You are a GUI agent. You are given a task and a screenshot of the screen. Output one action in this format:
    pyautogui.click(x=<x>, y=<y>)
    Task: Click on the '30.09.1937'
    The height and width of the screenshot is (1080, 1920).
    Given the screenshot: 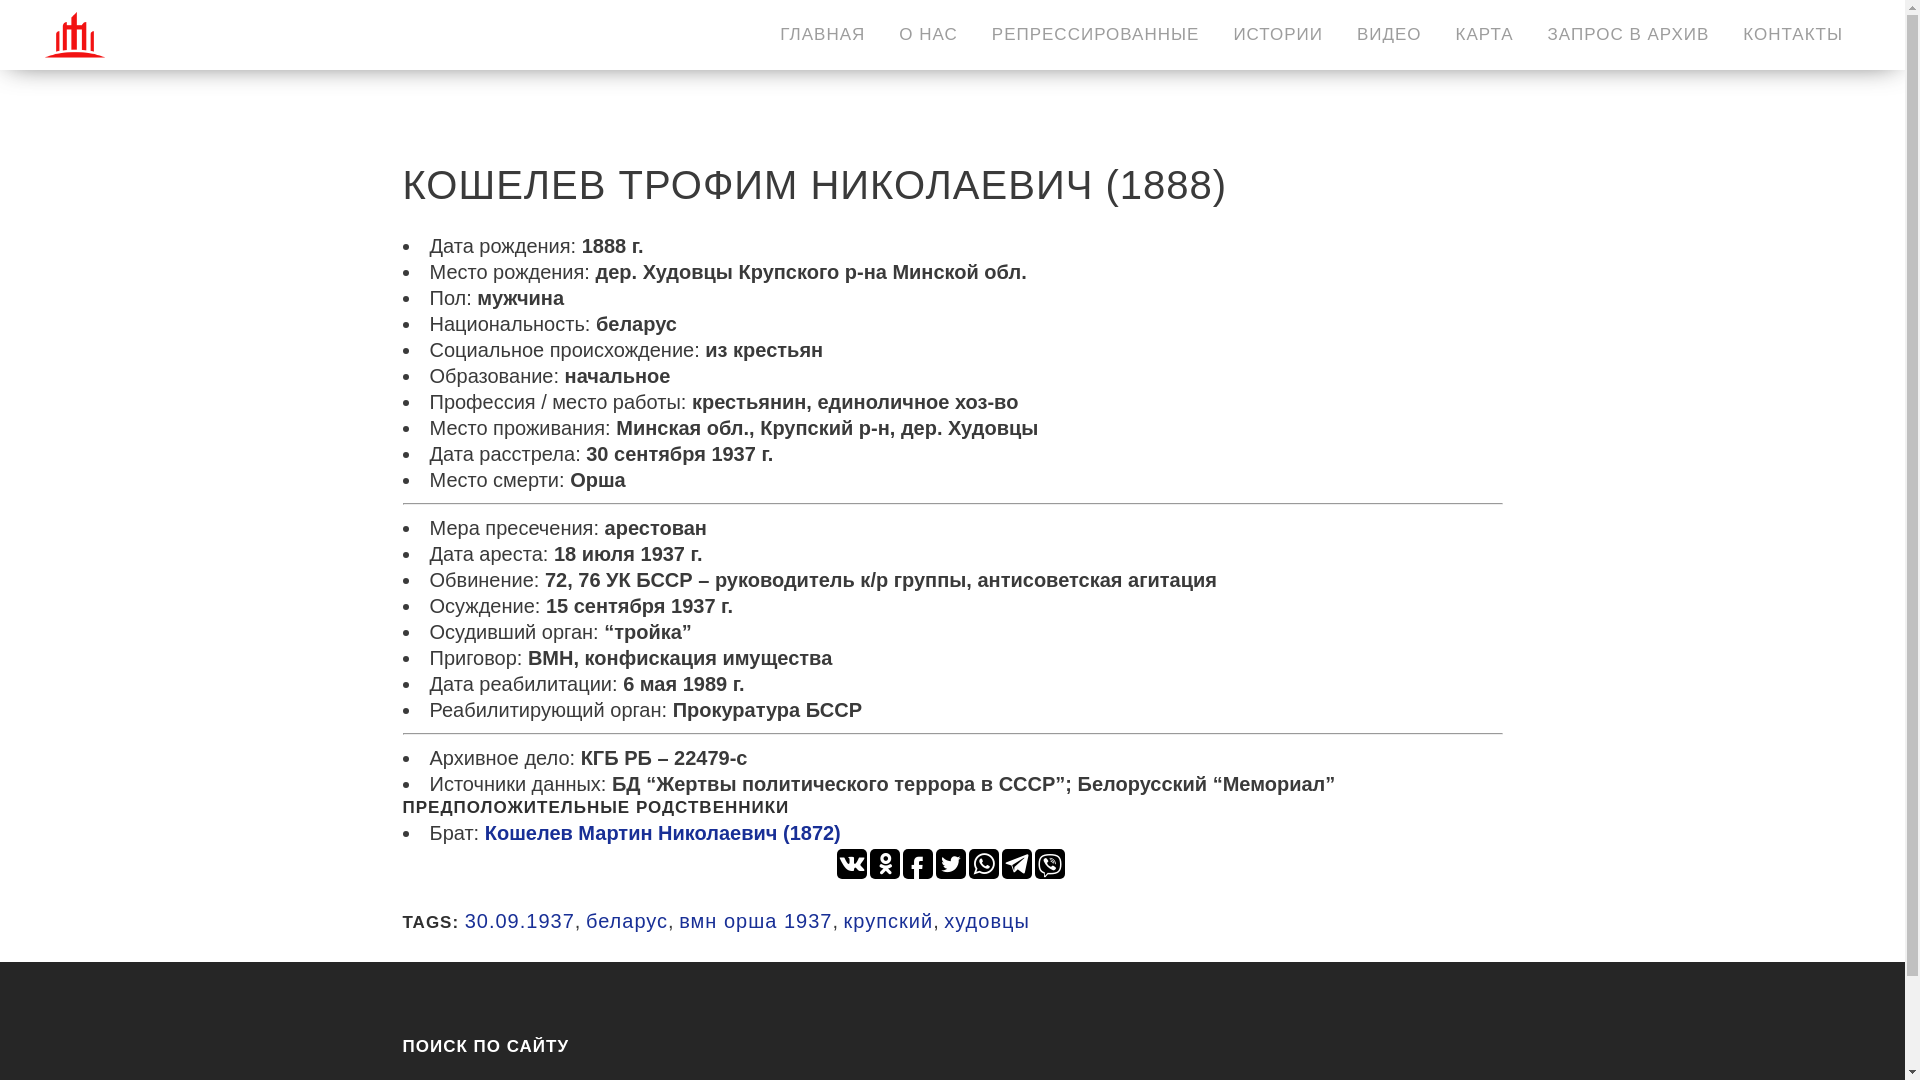 What is the action you would take?
    pyautogui.click(x=519, y=921)
    